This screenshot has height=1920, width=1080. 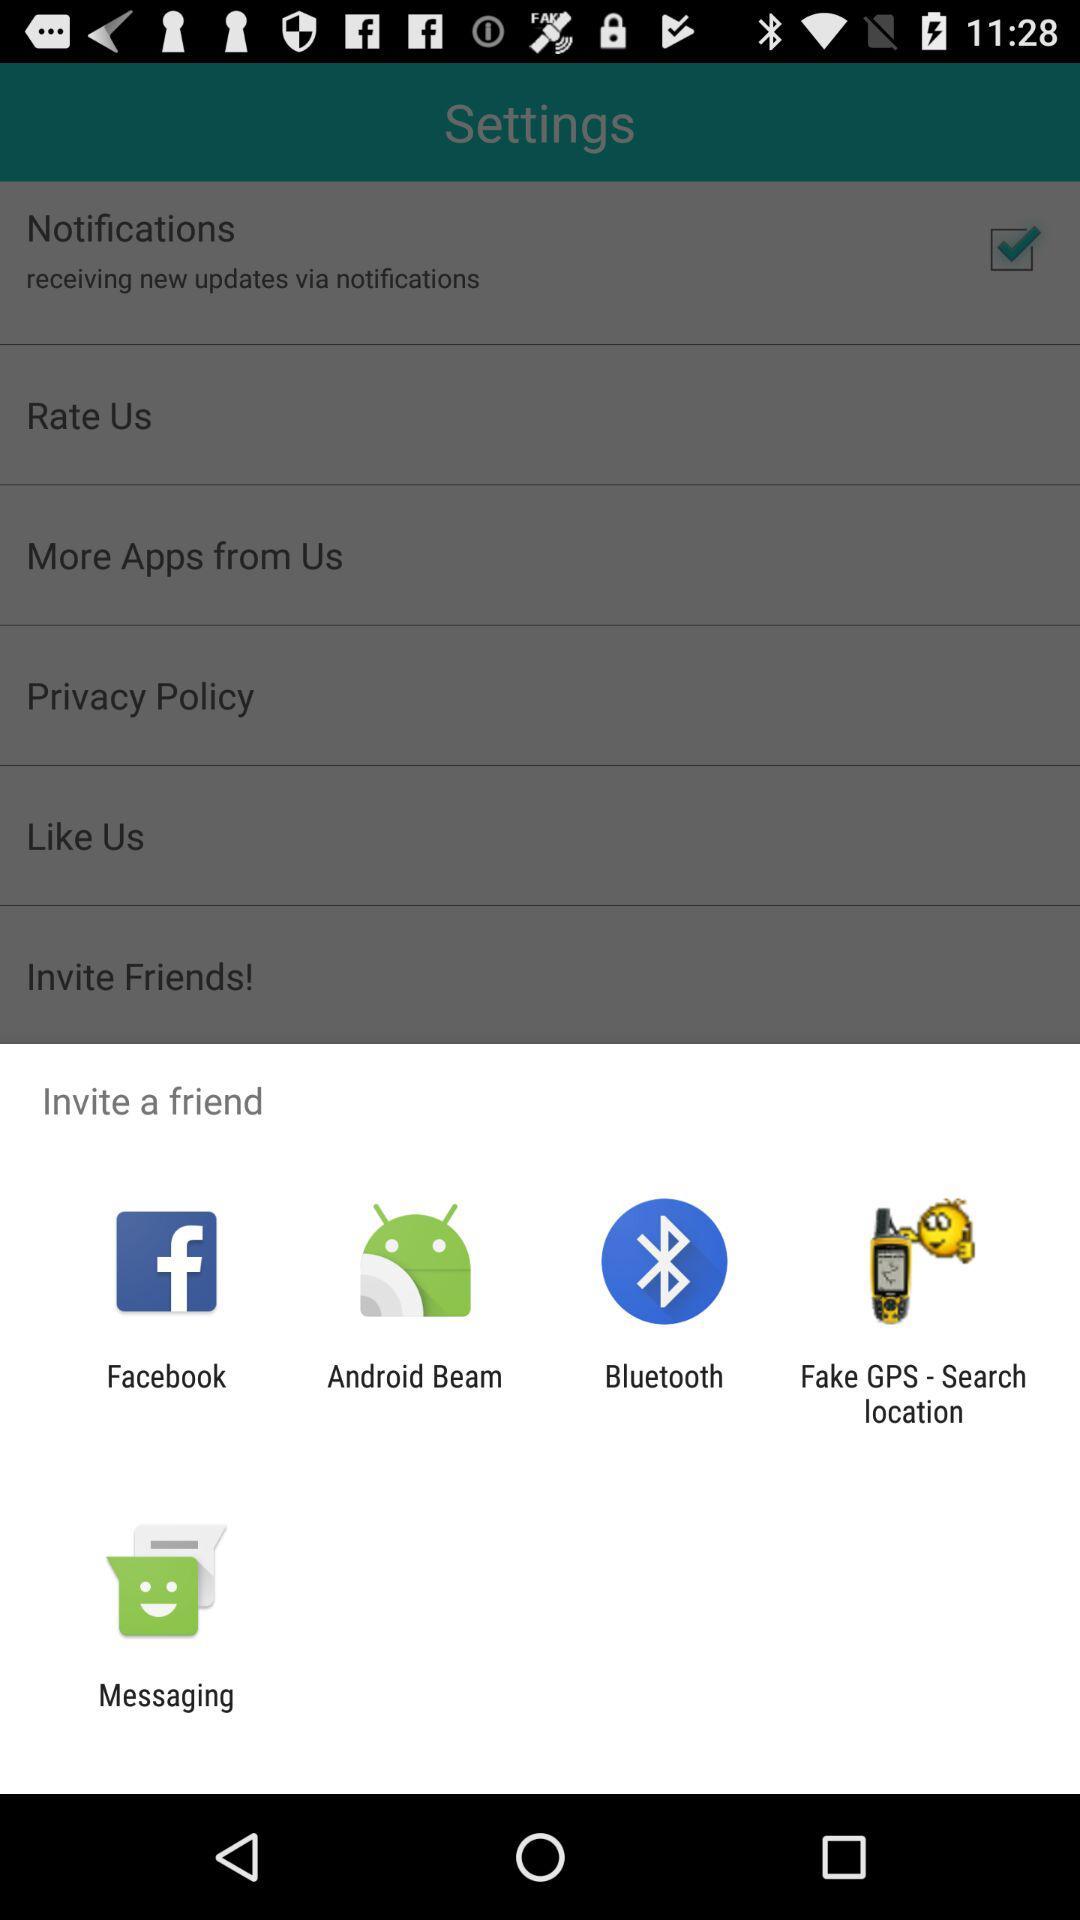 I want to click on the bluetooth, so click(x=664, y=1392).